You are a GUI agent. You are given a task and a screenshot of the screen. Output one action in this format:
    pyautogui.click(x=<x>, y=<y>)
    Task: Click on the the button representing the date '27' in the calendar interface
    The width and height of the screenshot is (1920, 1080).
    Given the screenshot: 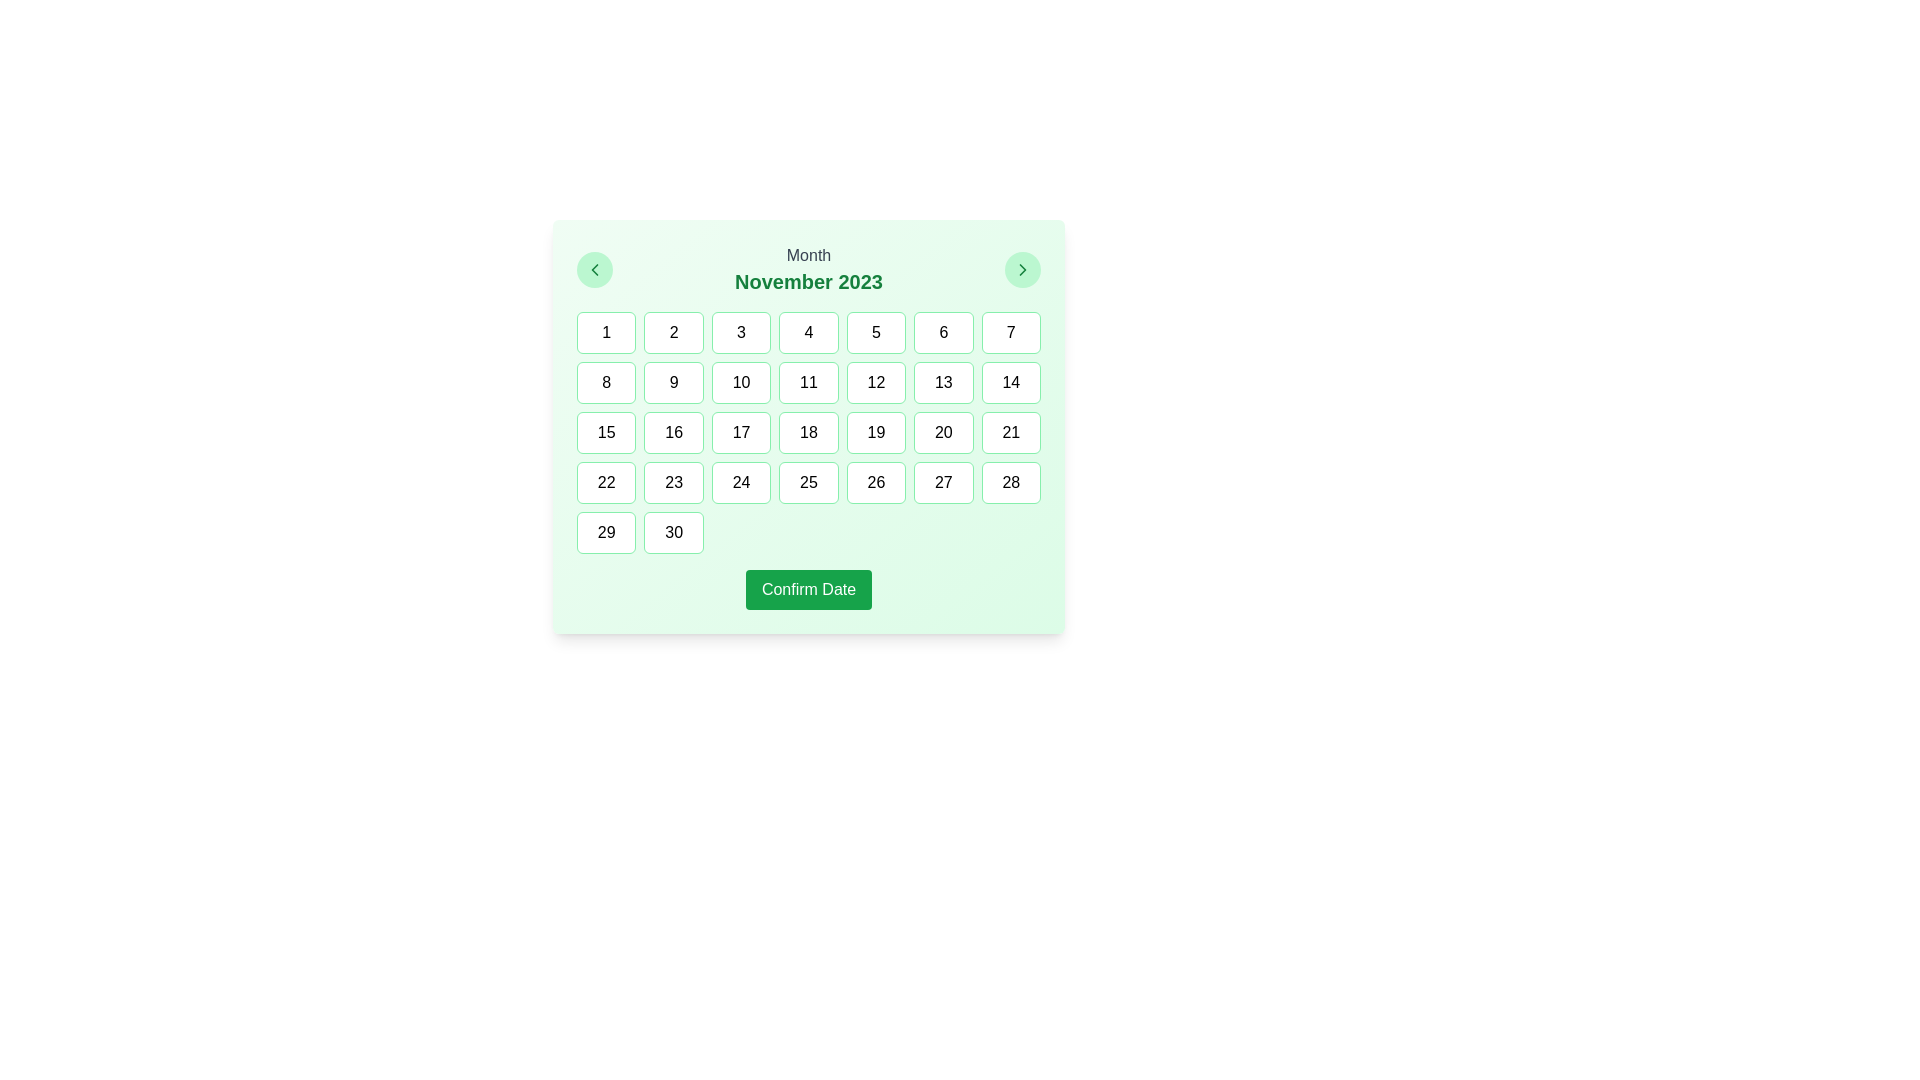 What is the action you would take?
    pyautogui.click(x=942, y=482)
    